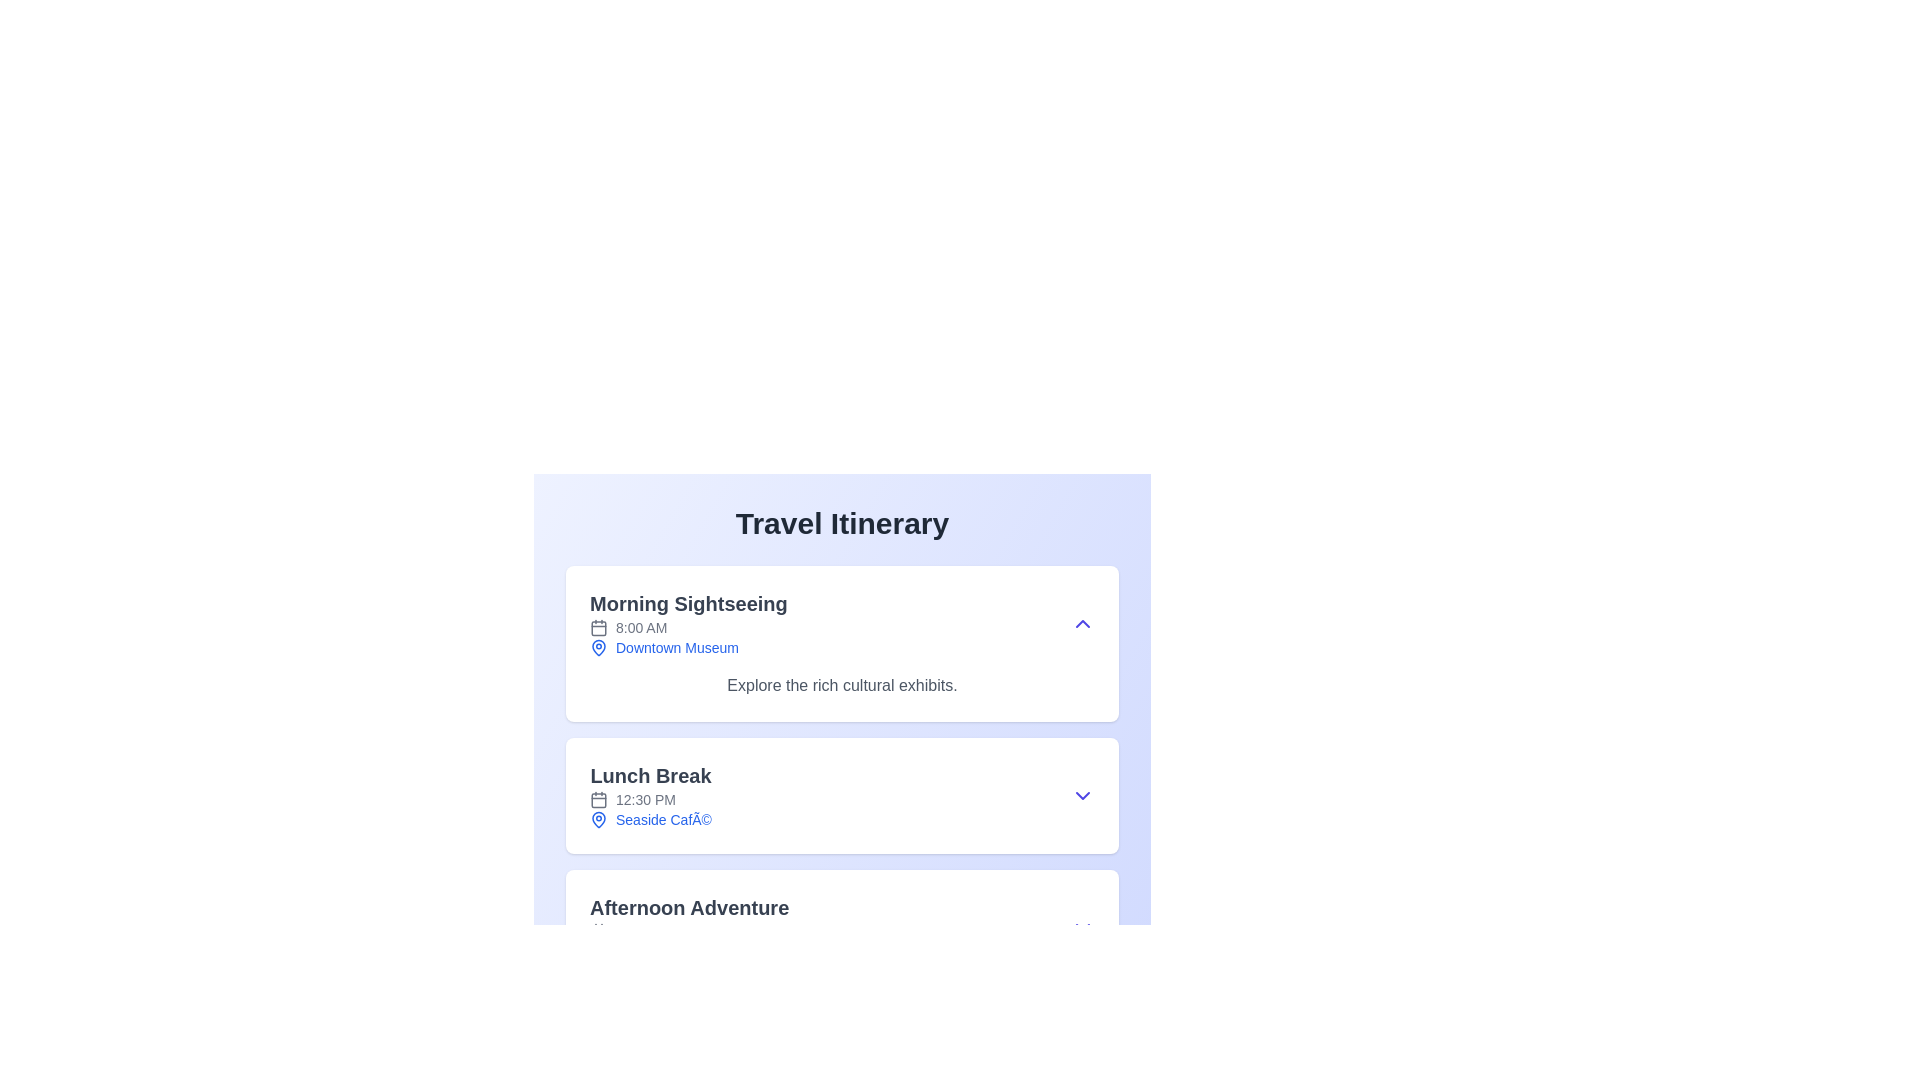  What do you see at coordinates (598, 798) in the screenshot?
I see `the calendar icon by clicking on the central decoration representing the calendar element, which is a rectangular shape with rounded corners` at bounding box center [598, 798].